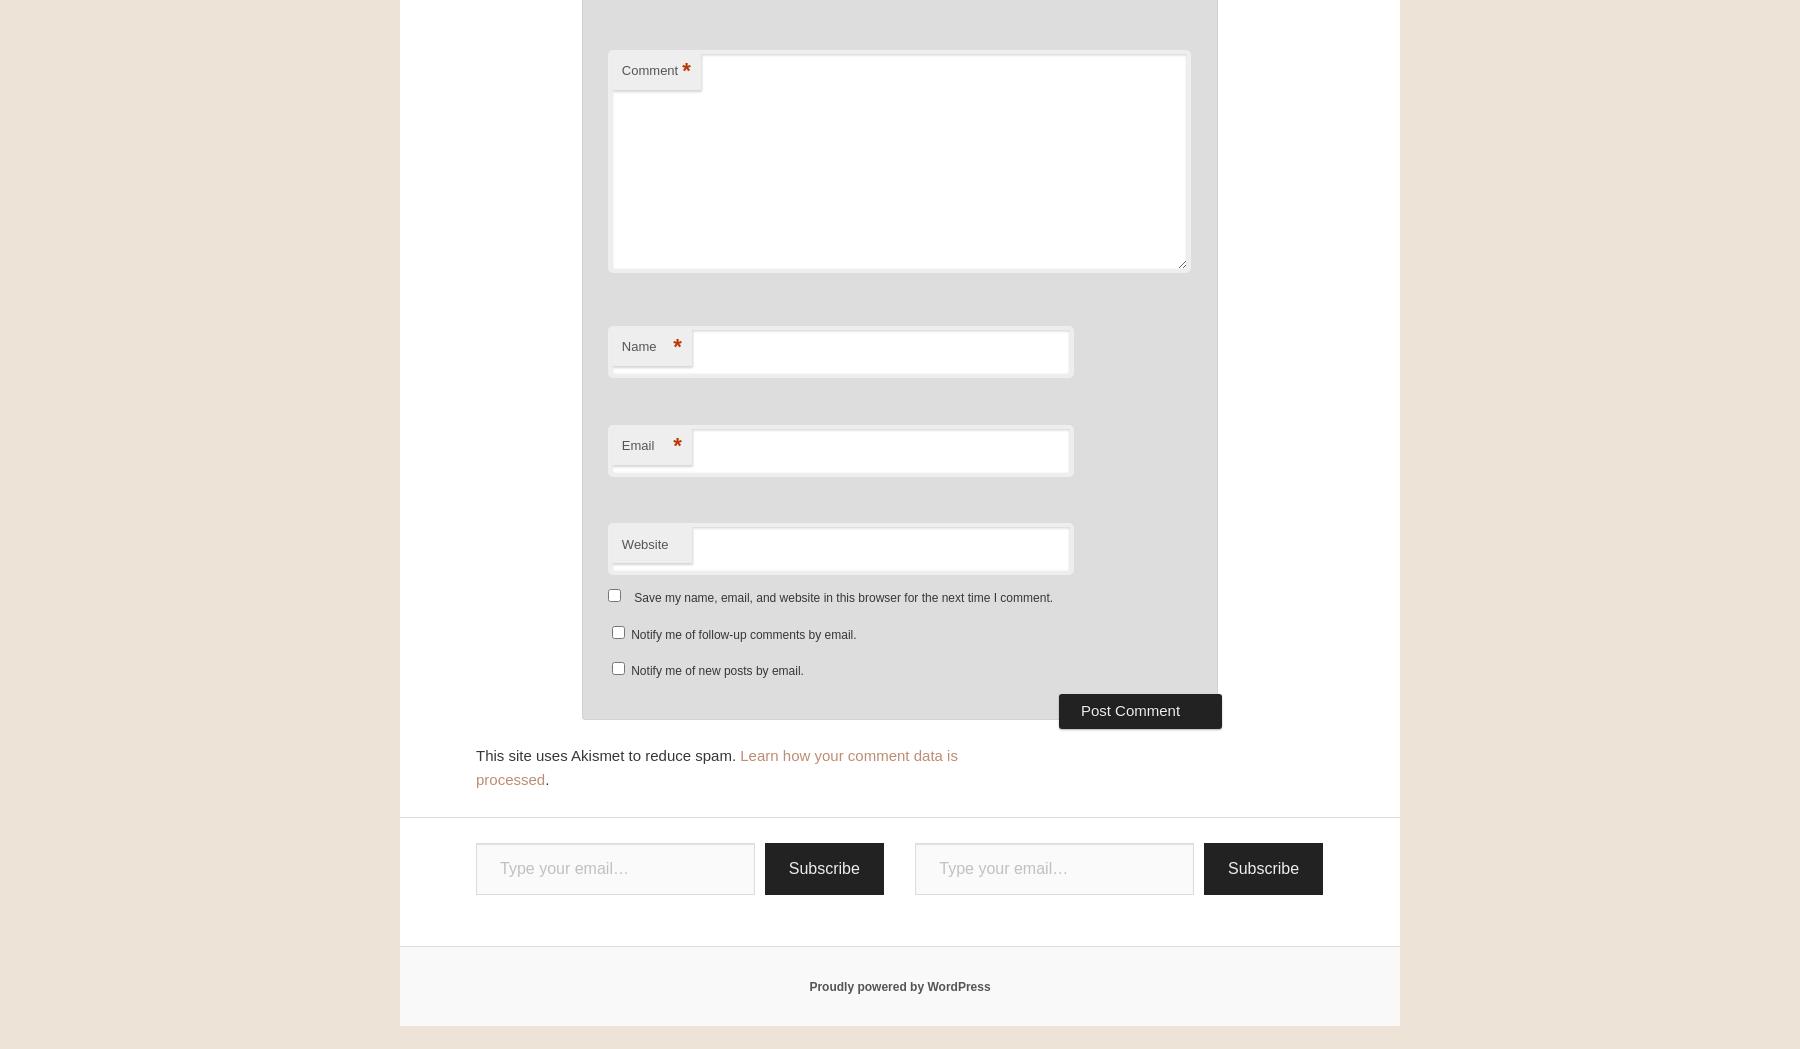 This screenshot has height=1049, width=1800. What do you see at coordinates (808, 984) in the screenshot?
I see `'Proudly powered by WordPress'` at bounding box center [808, 984].